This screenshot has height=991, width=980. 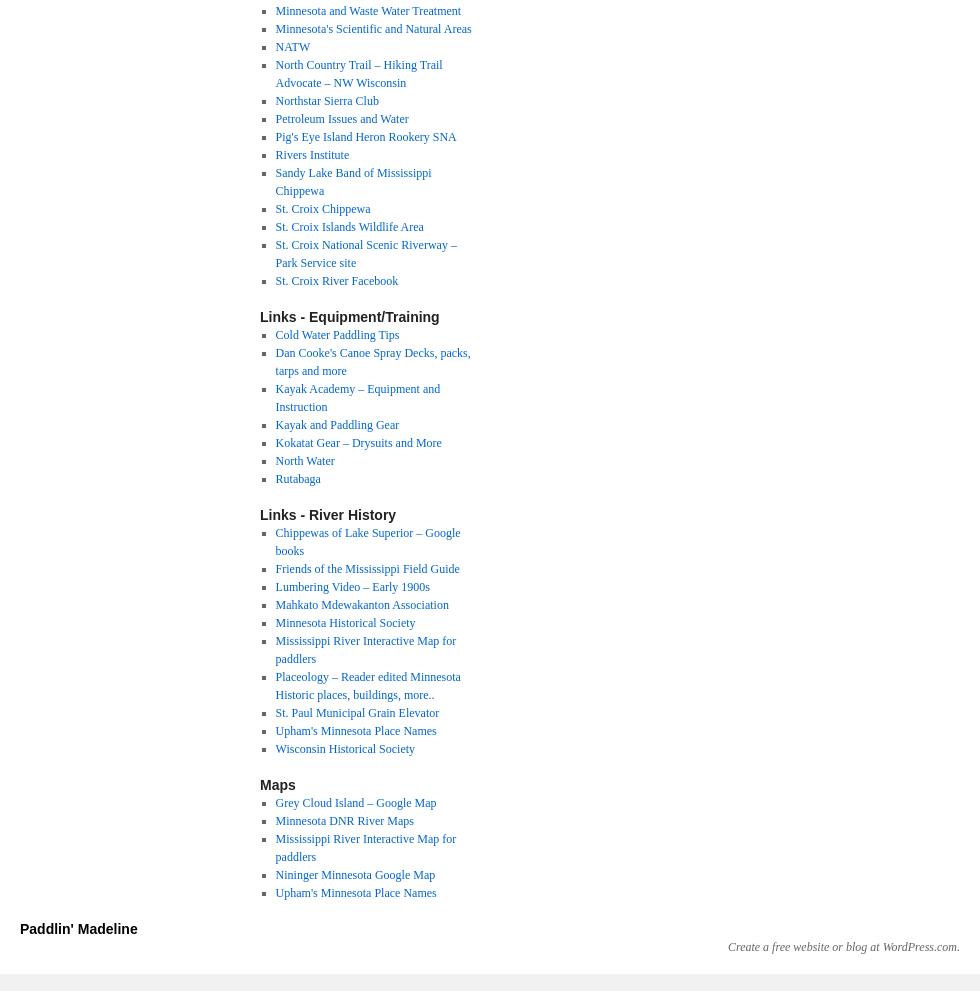 What do you see at coordinates (274, 685) in the screenshot?
I see `'Placeology – Reader edited Minnesota Historic places, buildings, more..'` at bounding box center [274, 685].